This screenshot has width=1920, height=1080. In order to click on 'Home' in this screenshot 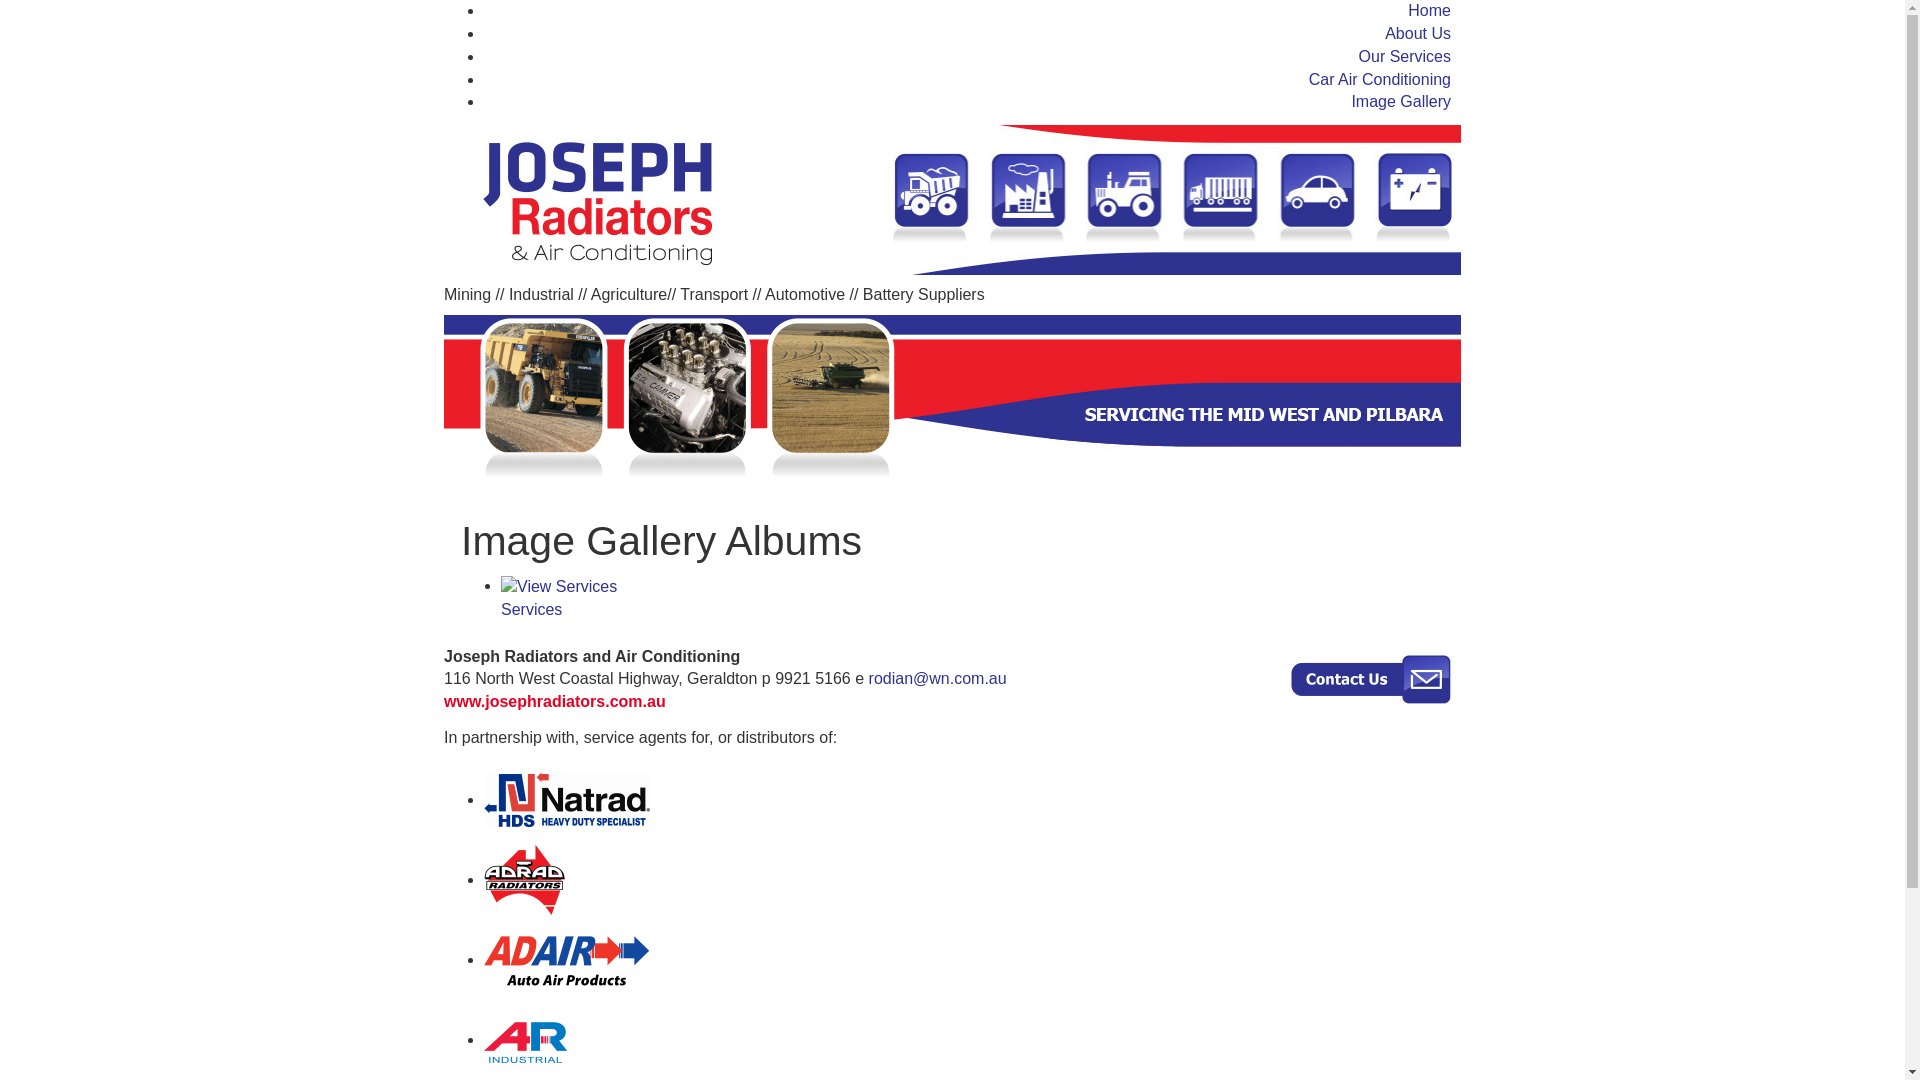, I will do `click(1406, 10)`.